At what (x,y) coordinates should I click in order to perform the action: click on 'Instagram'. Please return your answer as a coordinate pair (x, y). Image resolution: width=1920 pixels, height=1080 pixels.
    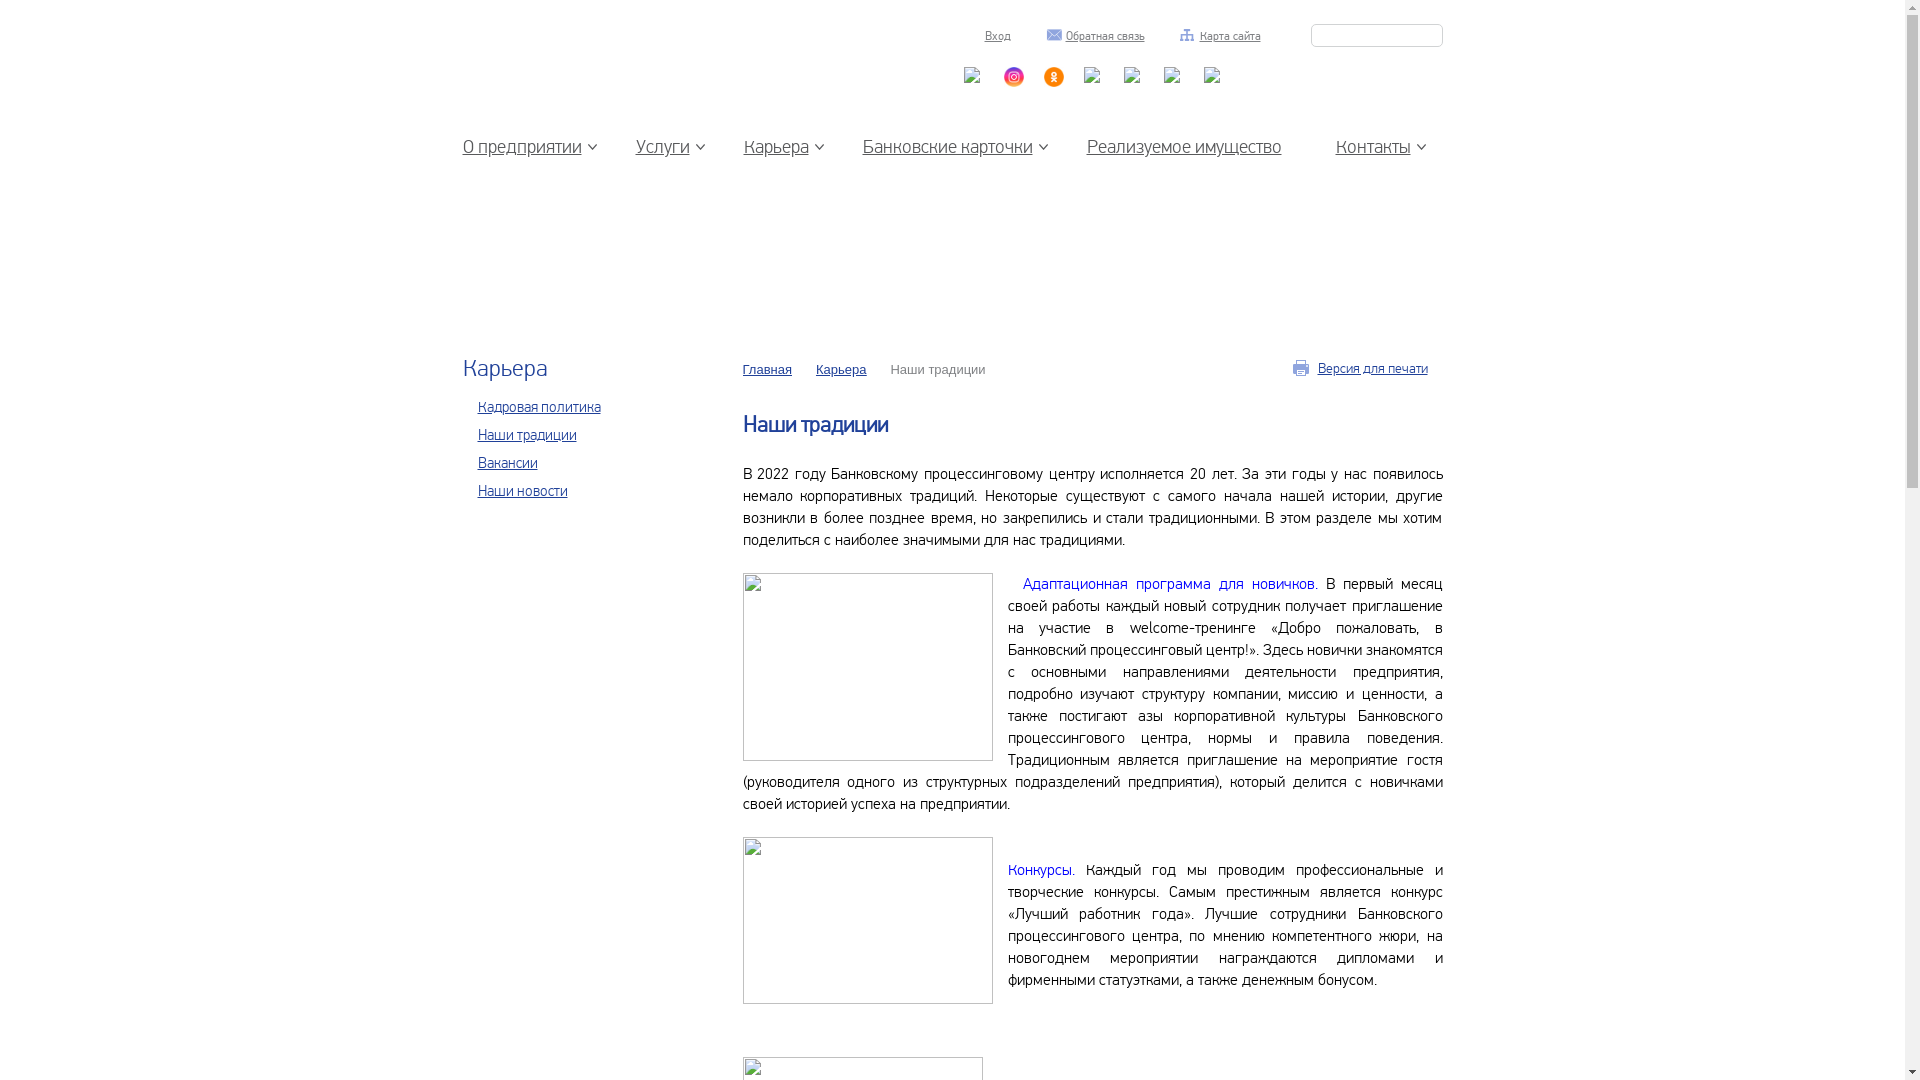
    Looking at the image, I should click on (1013, 80).